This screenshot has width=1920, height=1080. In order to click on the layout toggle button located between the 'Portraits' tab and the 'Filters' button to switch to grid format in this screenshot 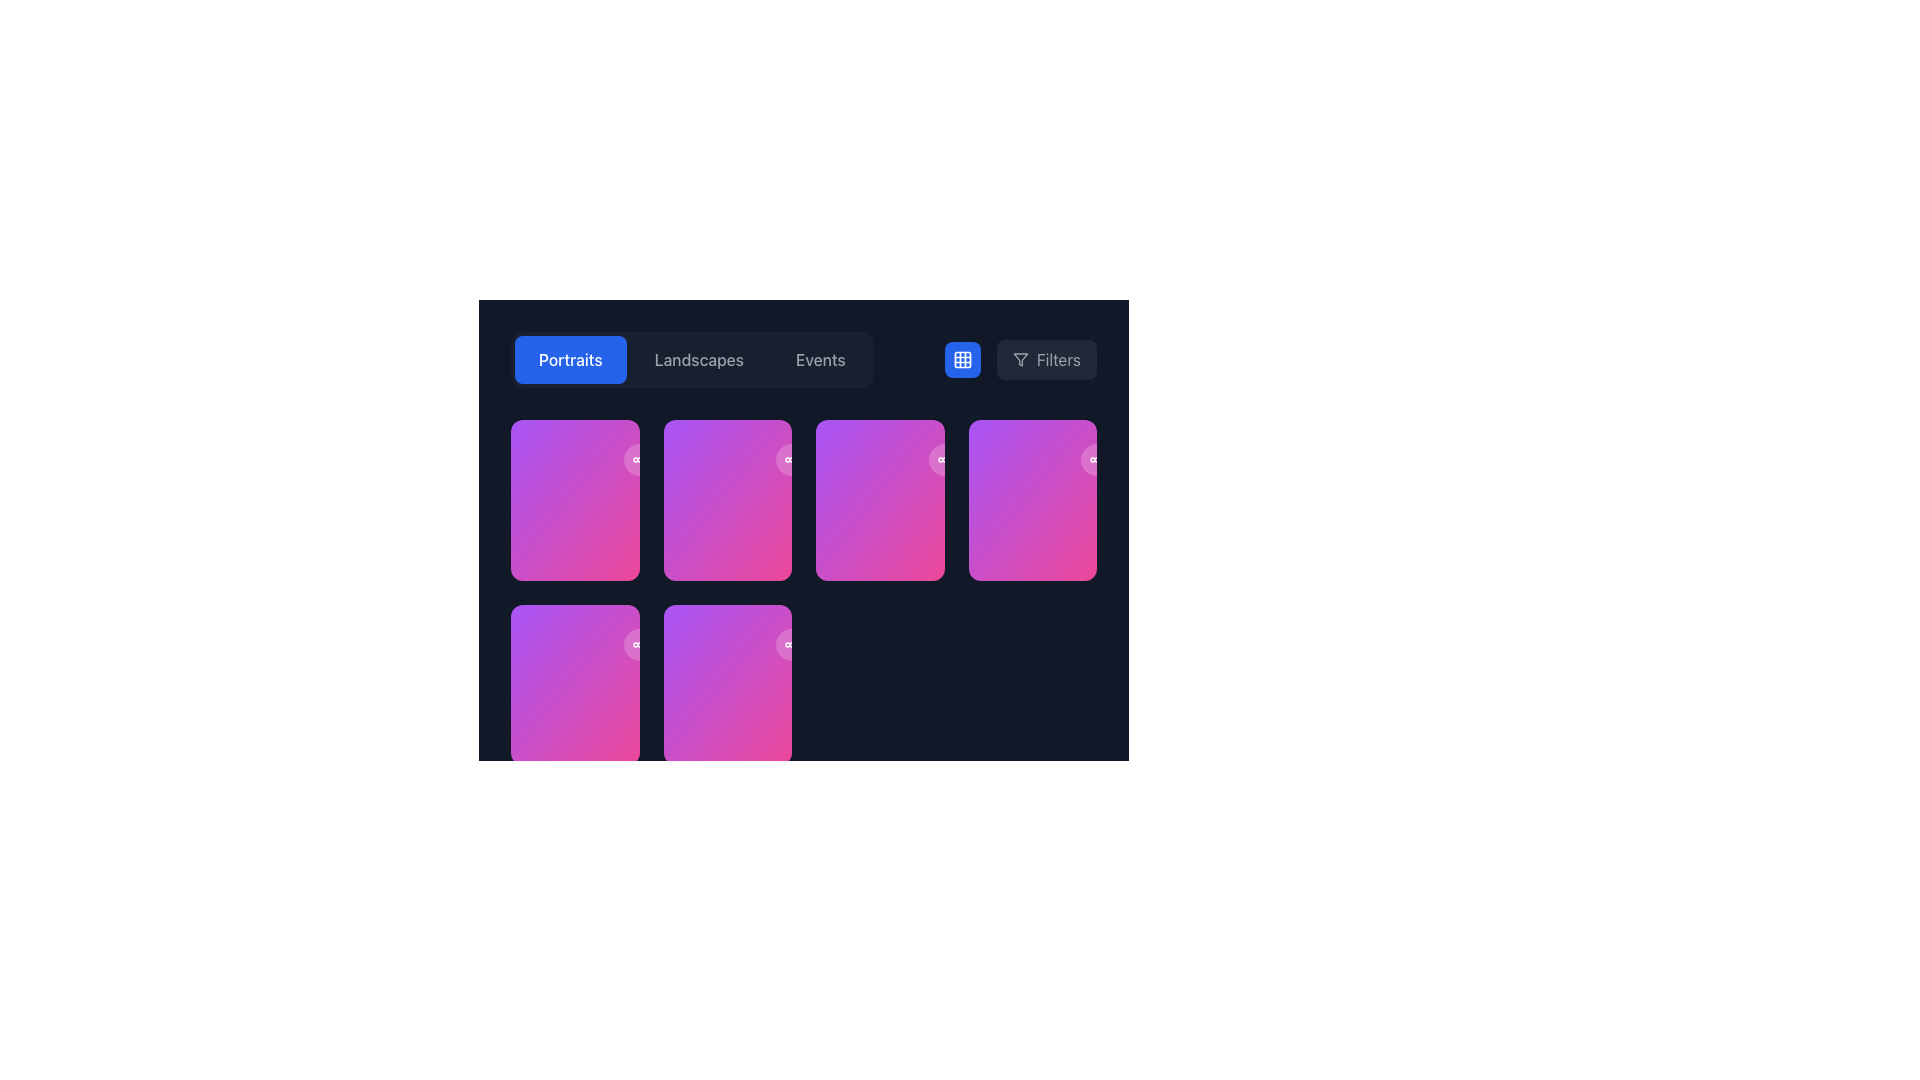, I will do `click(962, 358)`.